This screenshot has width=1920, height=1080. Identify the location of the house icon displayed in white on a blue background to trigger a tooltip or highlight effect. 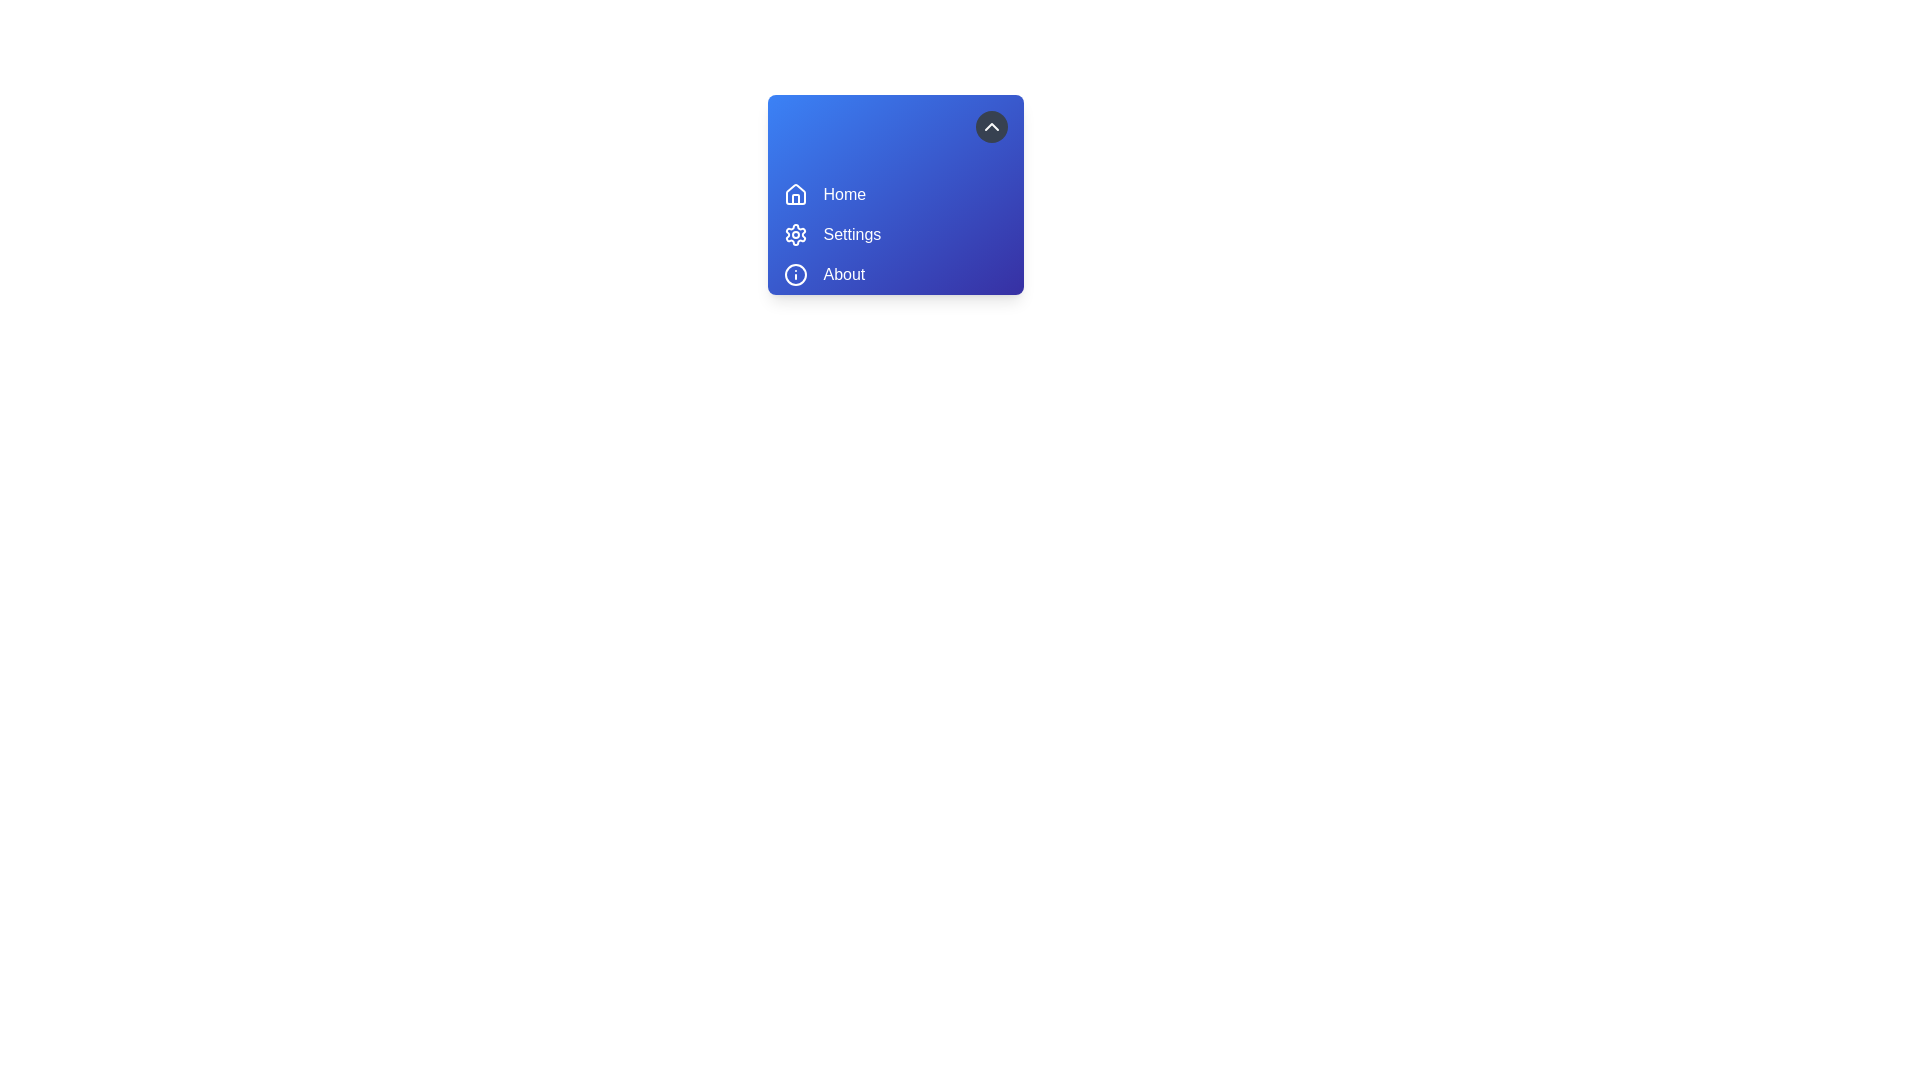
(794, 195).